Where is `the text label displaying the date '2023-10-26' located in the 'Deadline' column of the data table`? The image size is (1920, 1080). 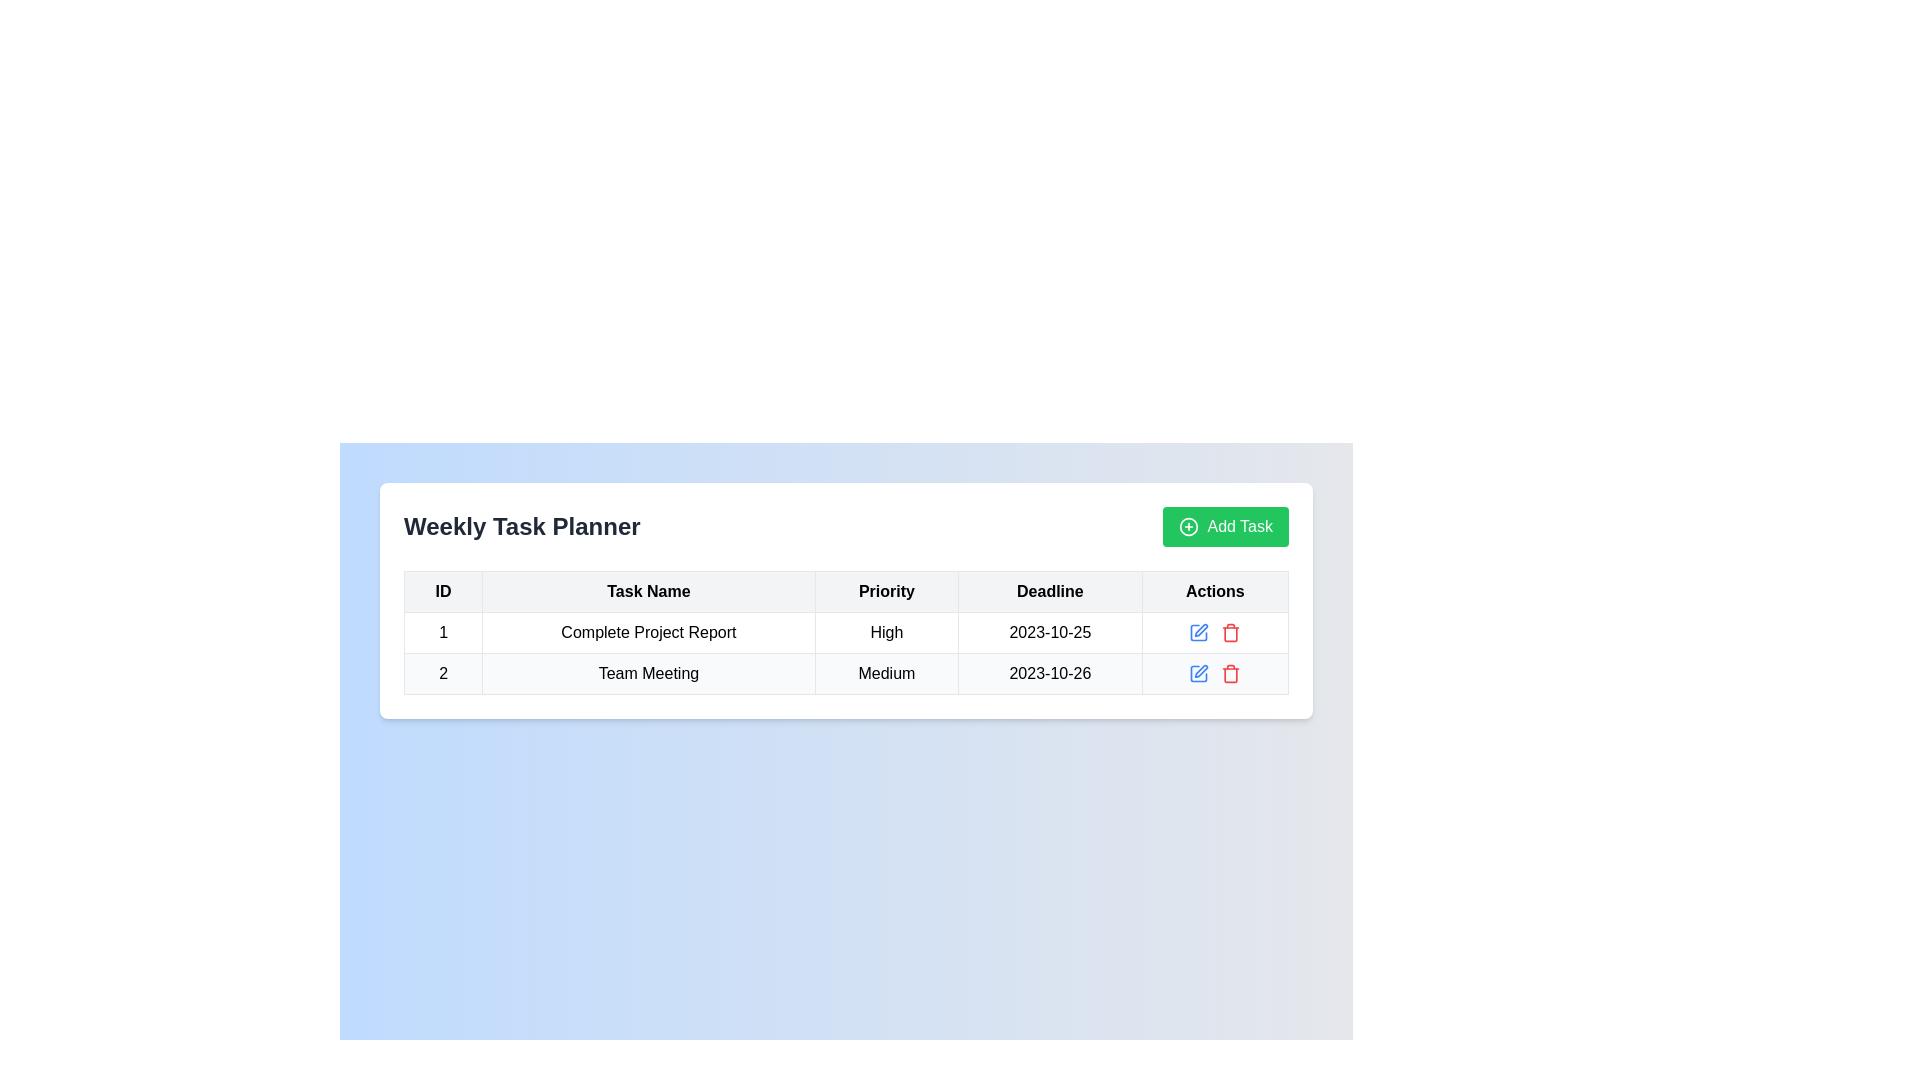 the text label displaying the date '2023-10-26' located in the 'Deadline' column of the data table is located at coordinates (1049, 674).